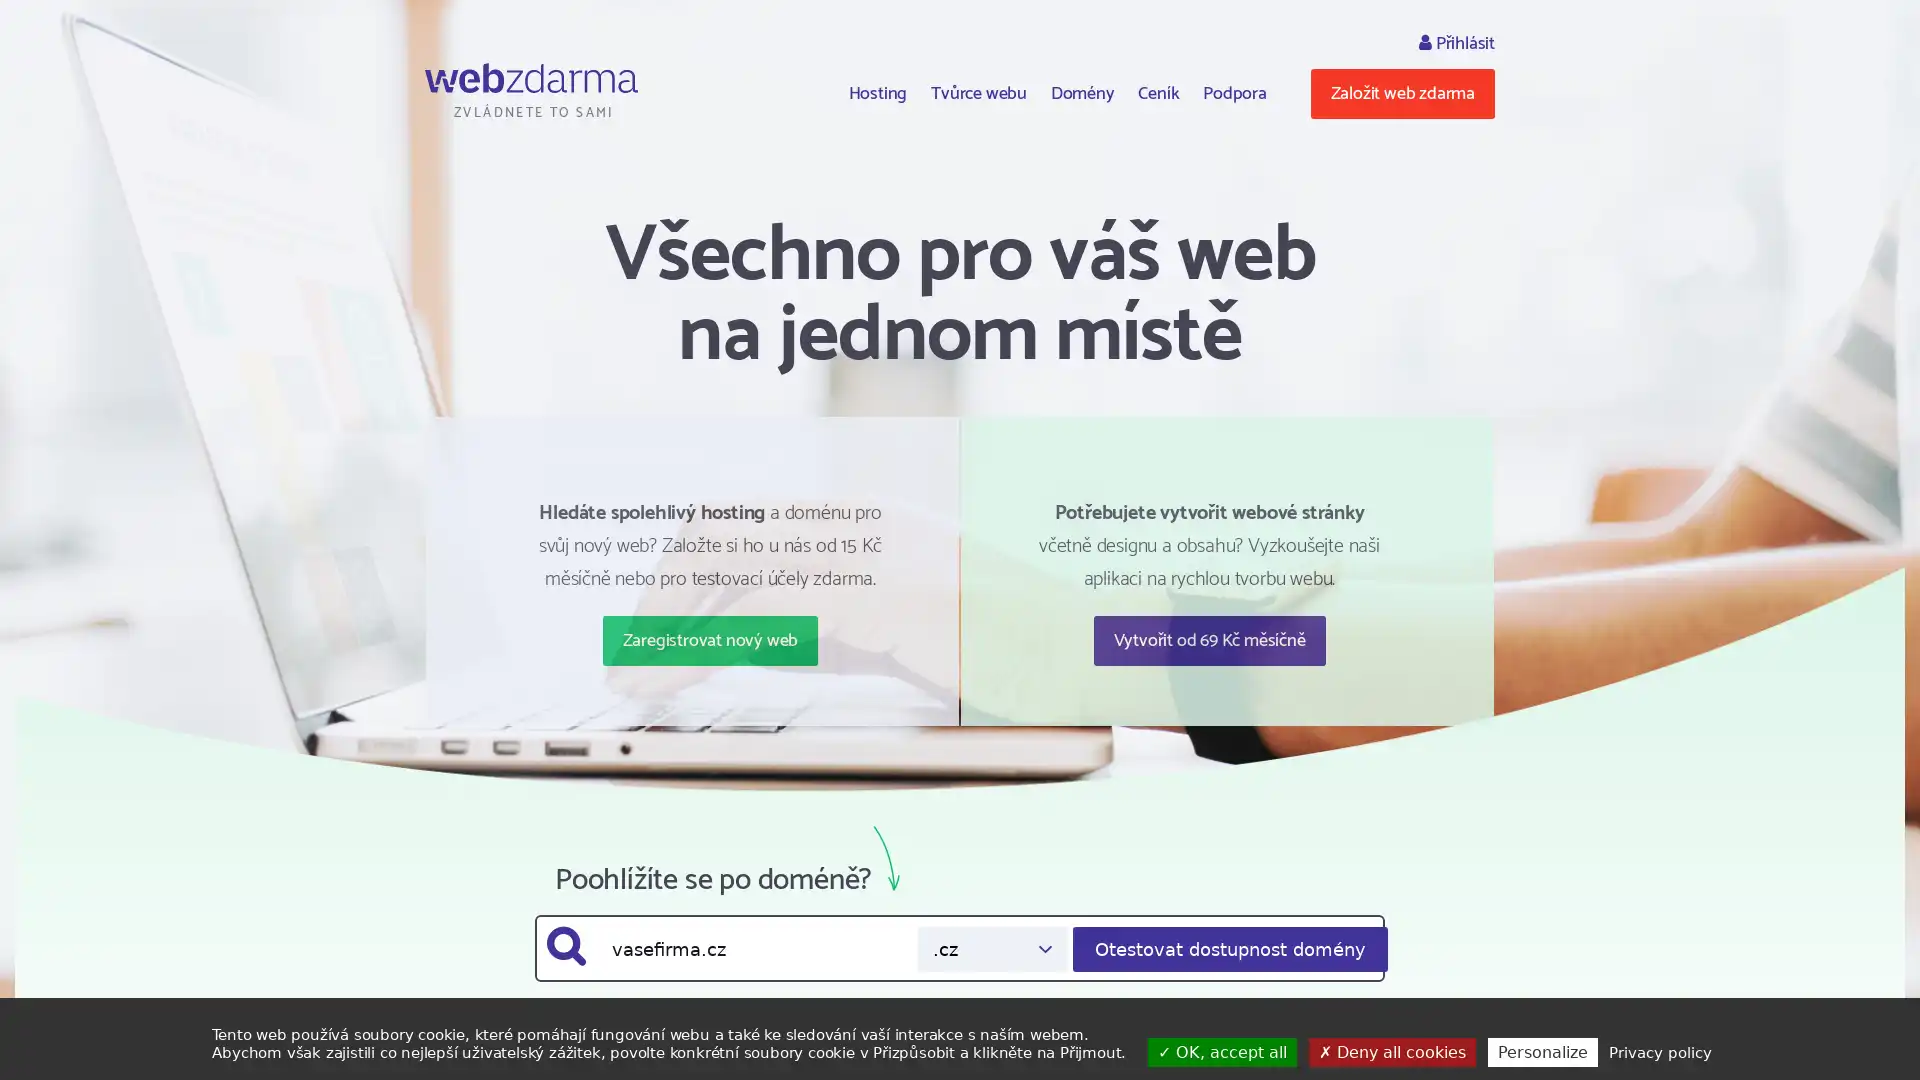 The image size is (1920, 1080). I want to click on Deny all cookies, so click(1390, 1051).